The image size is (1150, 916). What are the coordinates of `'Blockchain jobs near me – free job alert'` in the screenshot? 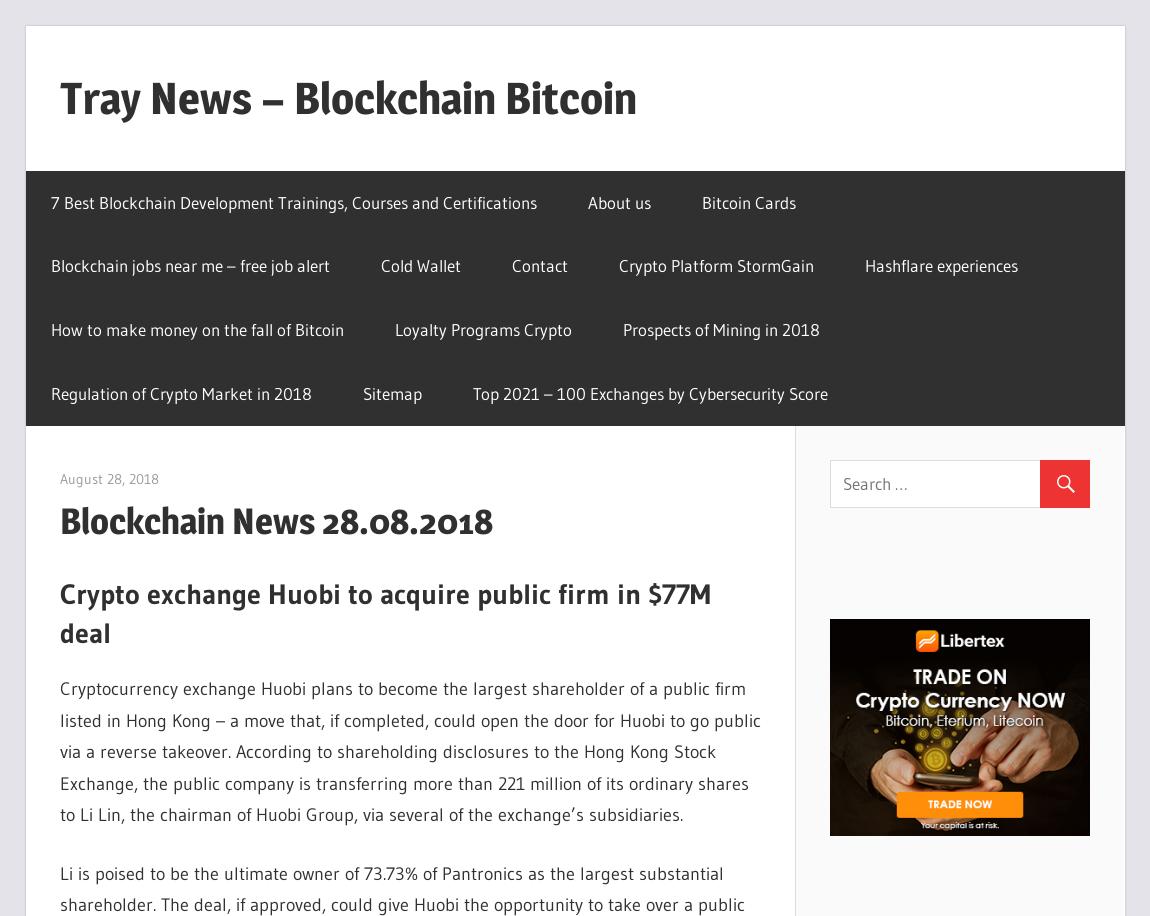 It's located at (189, 265).